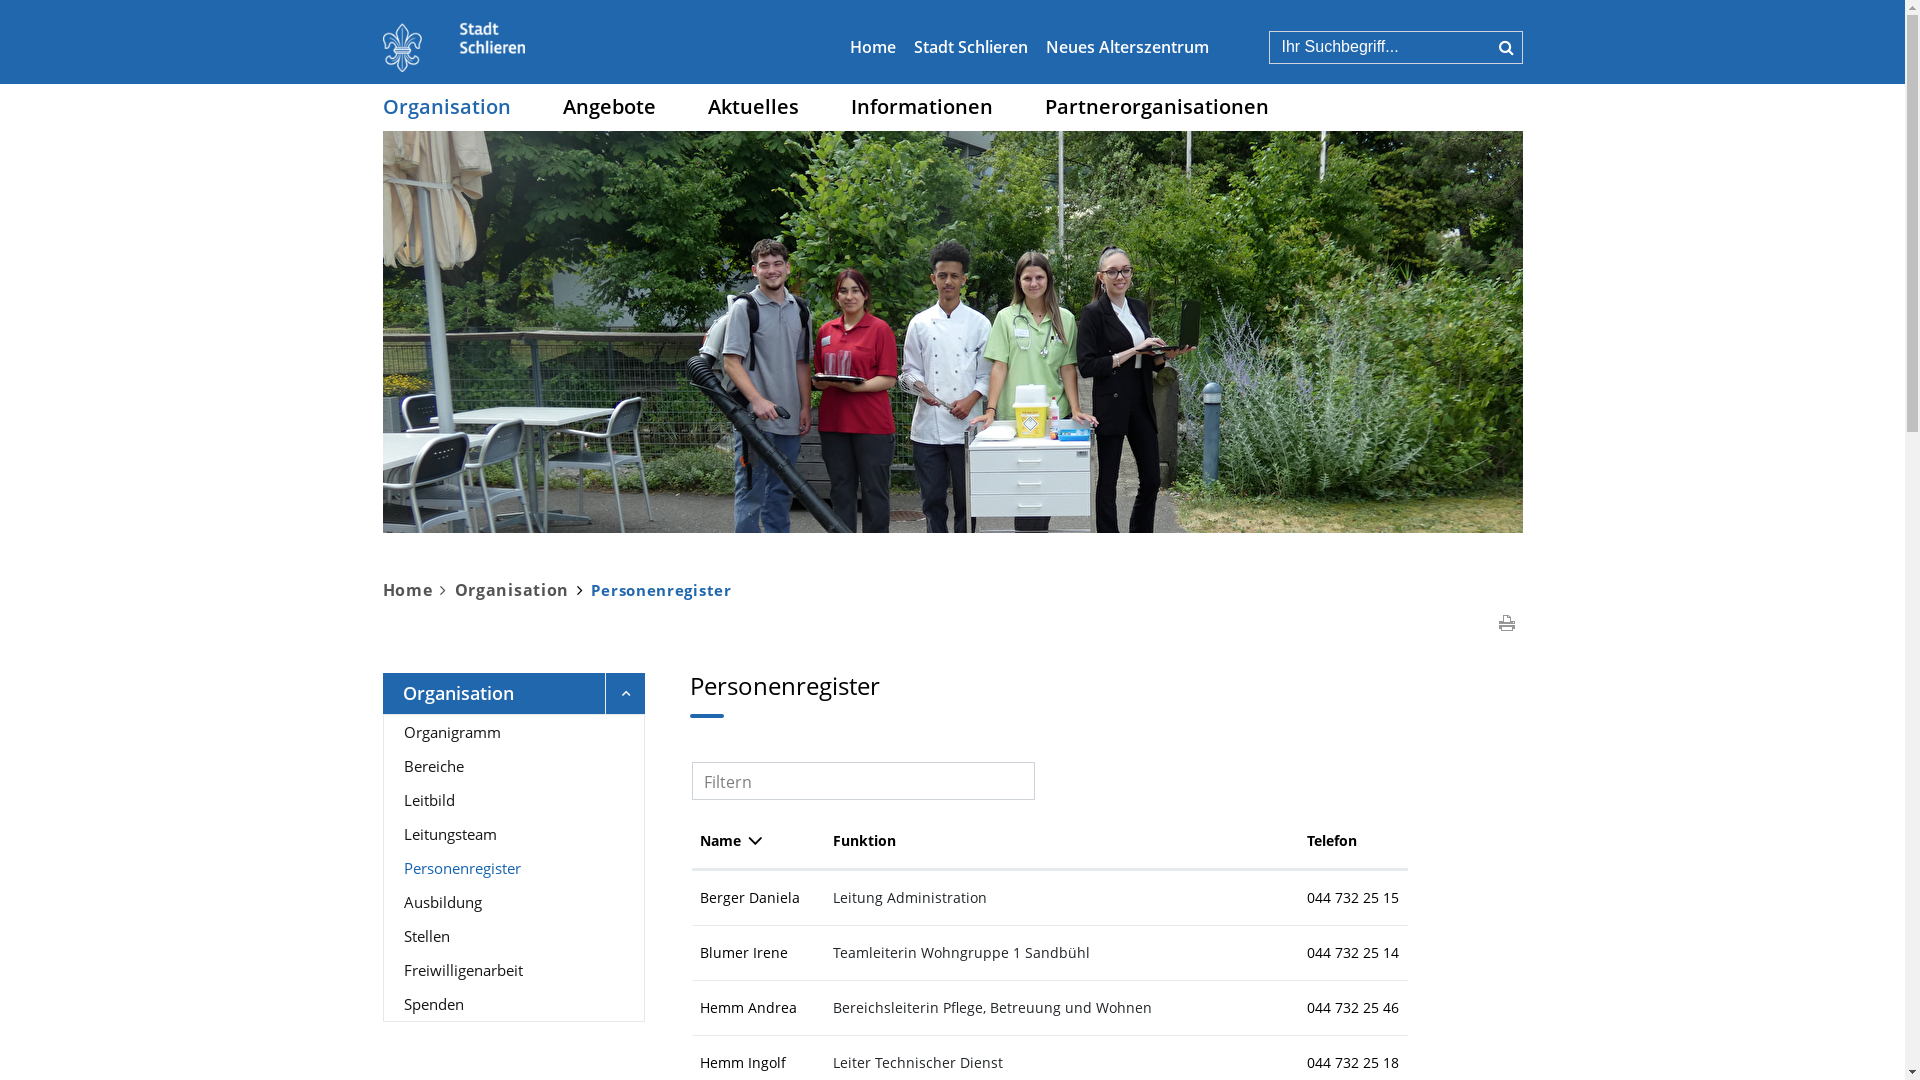 The image size is (1920, 1080). Describe the element at coordinates (514, 833) in the screenshot. I see `'Leitungsteam'` at that location.